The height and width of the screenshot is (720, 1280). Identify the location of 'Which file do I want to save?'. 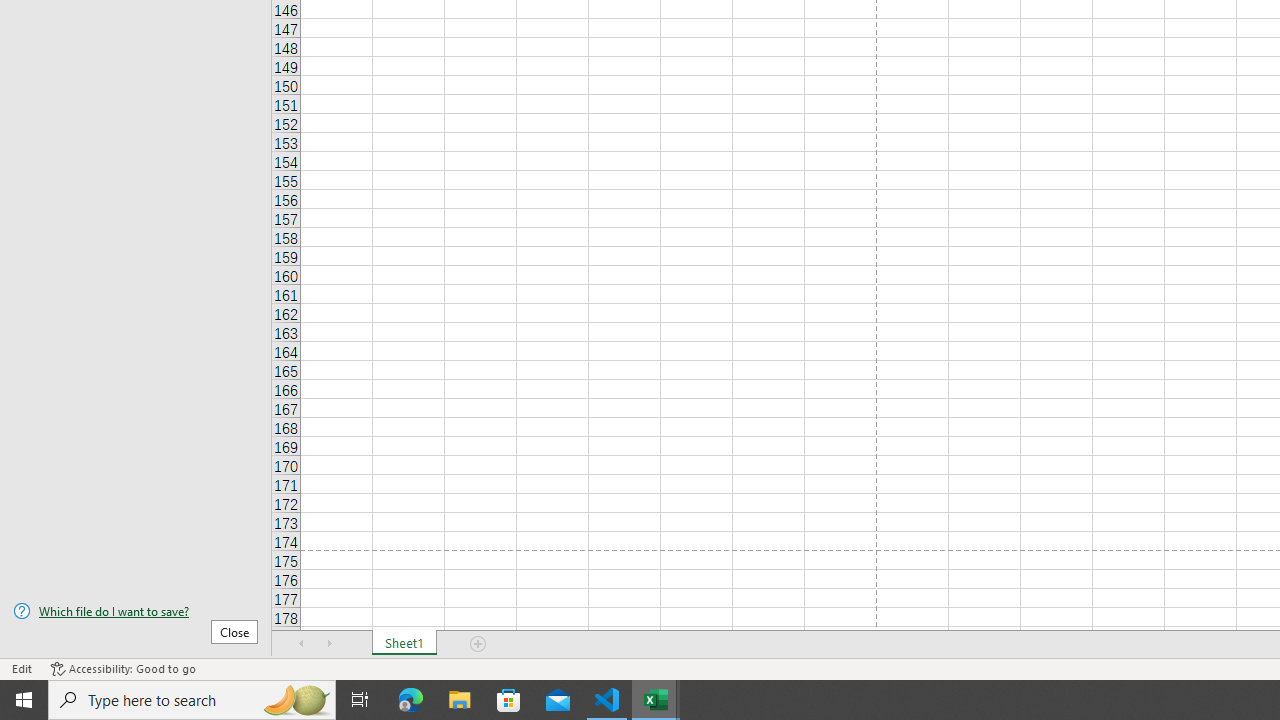
(135, 610).